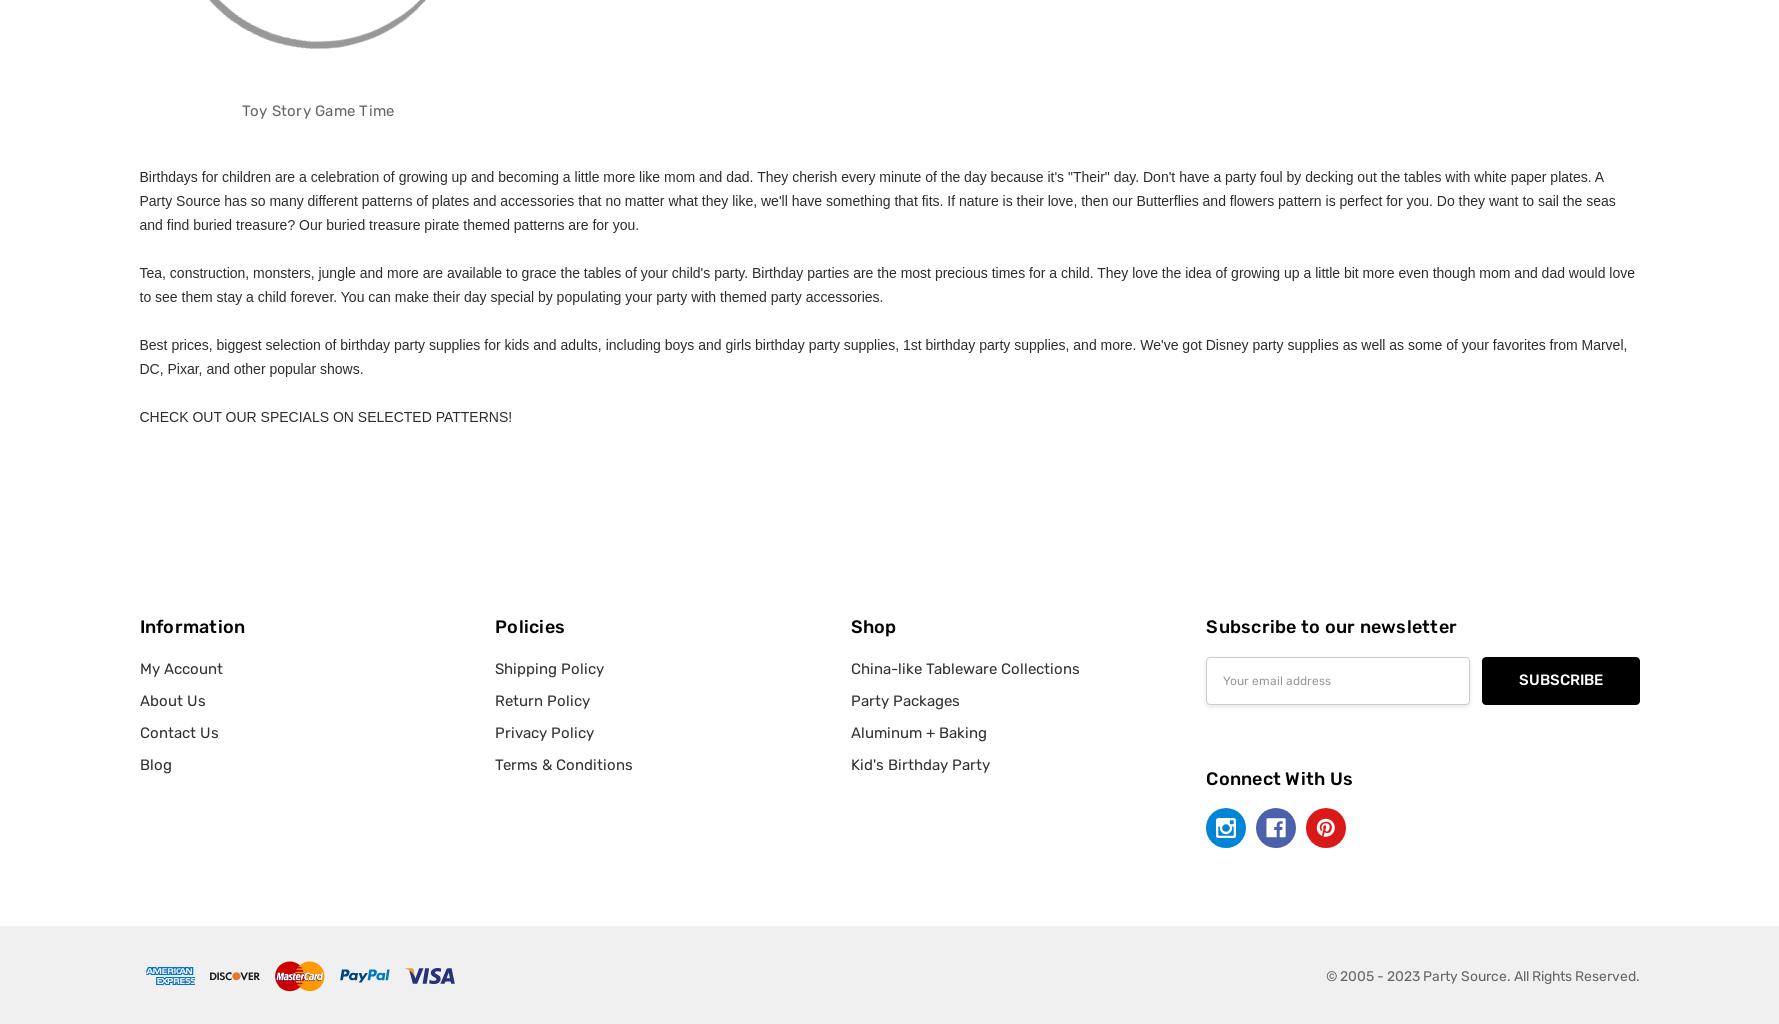 The height and width of the screenshot is (1024, 1779). Describe the element at coordinates (325, 414) in the screenshot. I see `'CHECK OUT OUR SPECIALS ON SELECTED PATTERNS!'` at that location.